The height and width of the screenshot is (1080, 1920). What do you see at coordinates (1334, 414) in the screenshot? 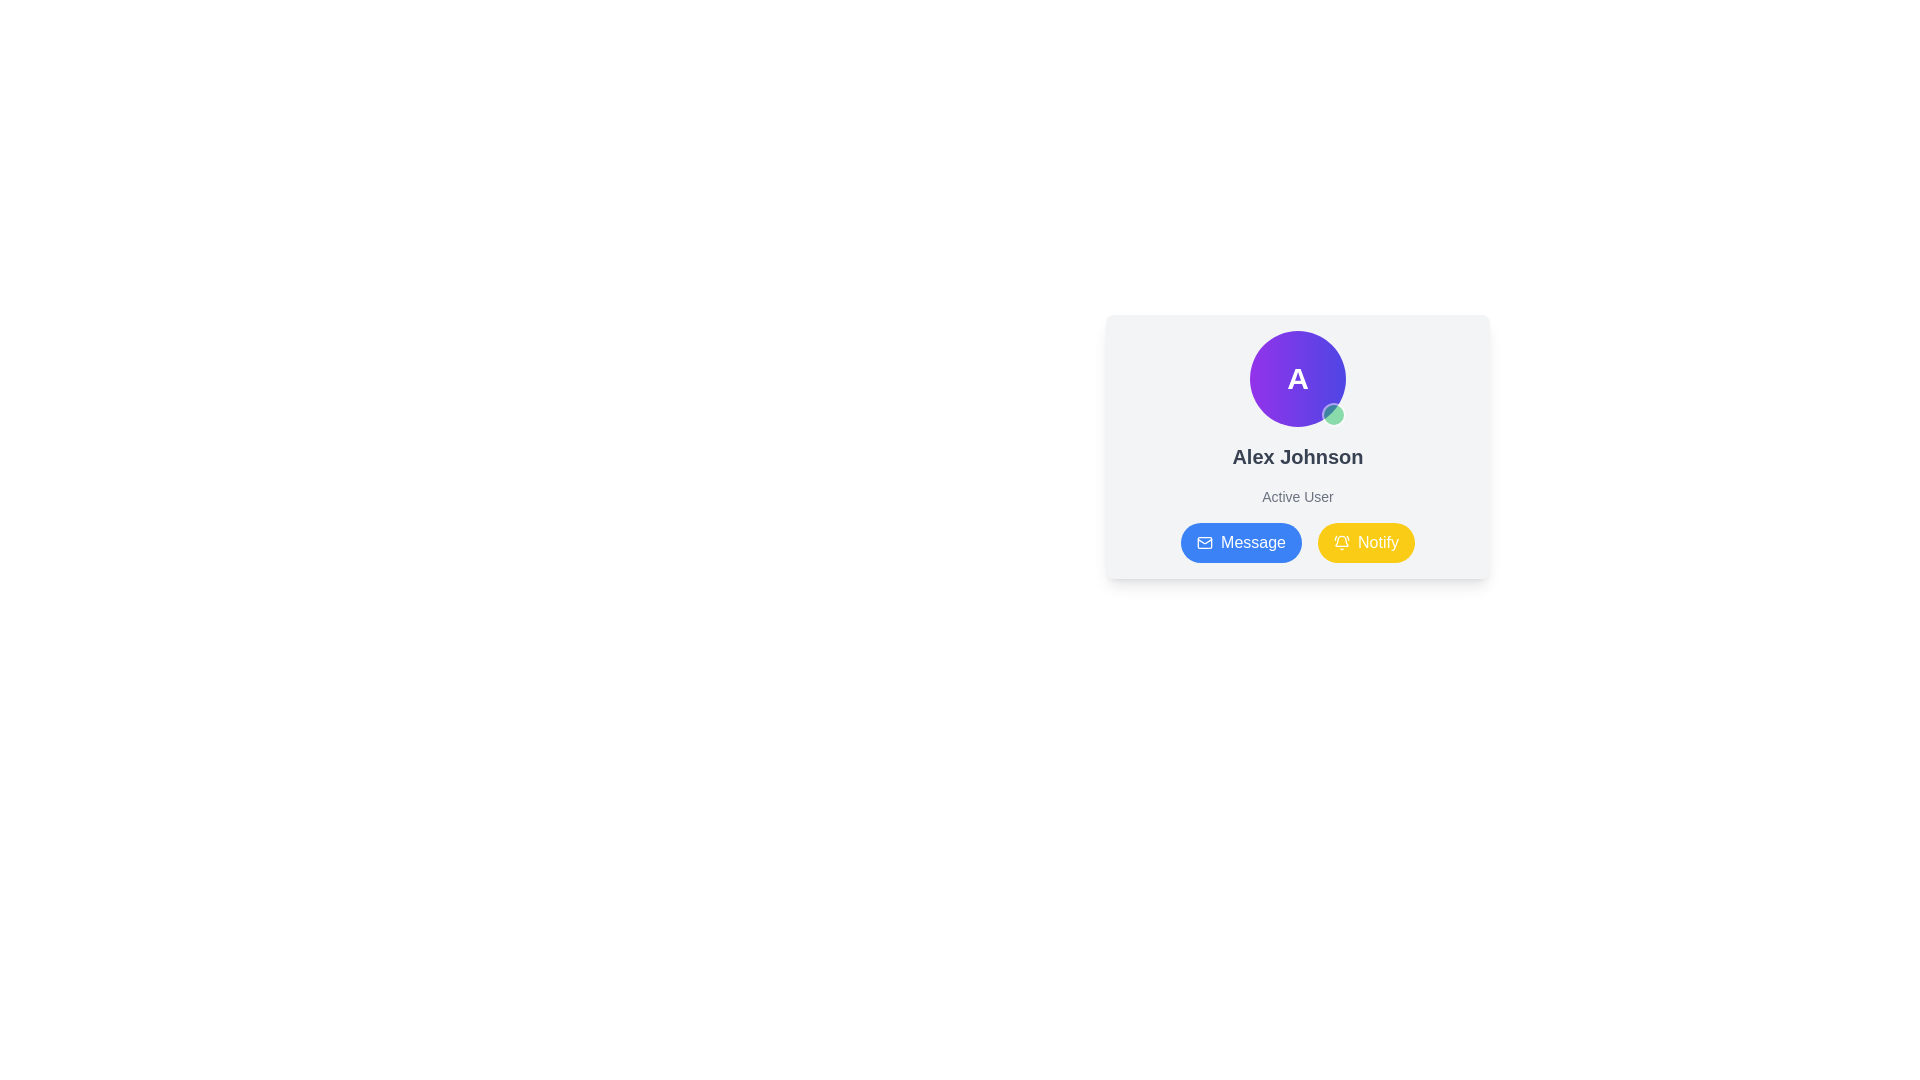
I see `the Status Indicator located at the bottom-right corner of the circular profile picture in the user profile card layout` at bounding box center [1334, 414].